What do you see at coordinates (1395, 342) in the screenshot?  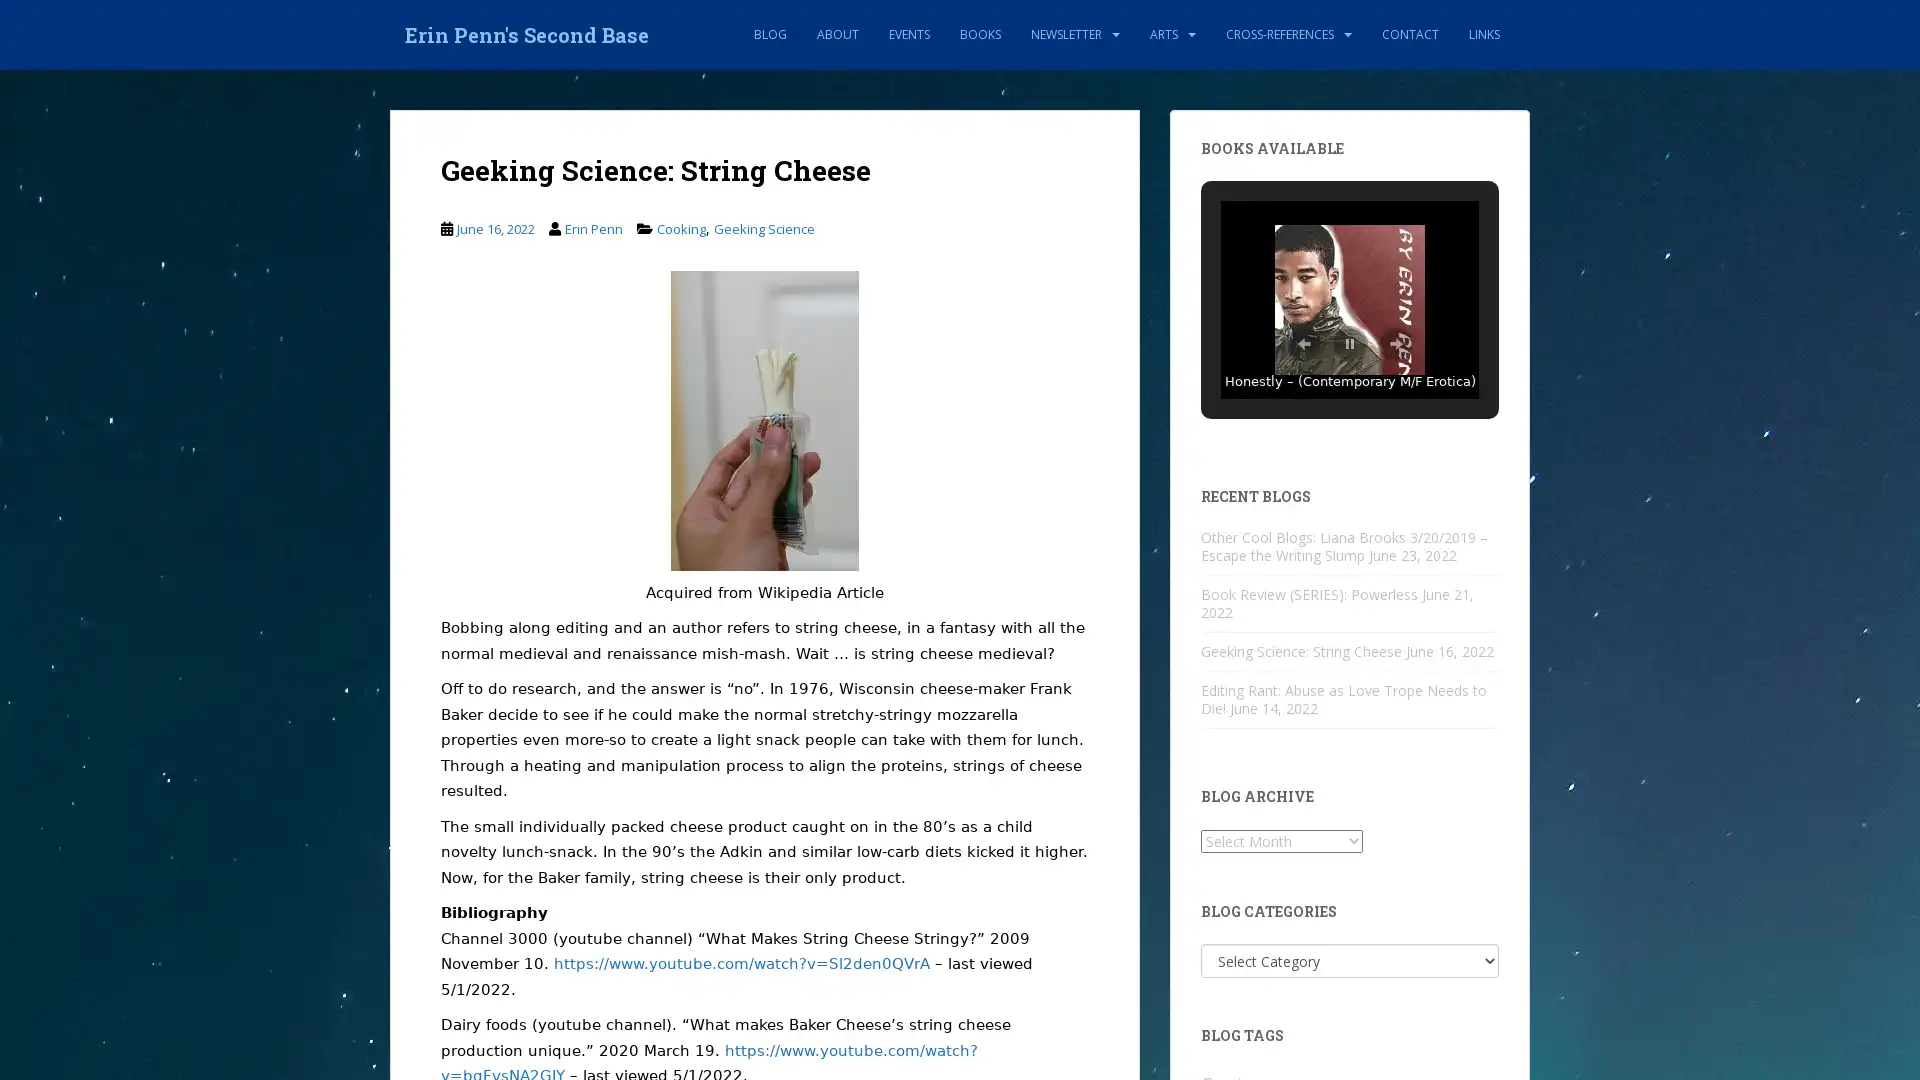 I see `Next Slide` at bounding box center [1395, 342].